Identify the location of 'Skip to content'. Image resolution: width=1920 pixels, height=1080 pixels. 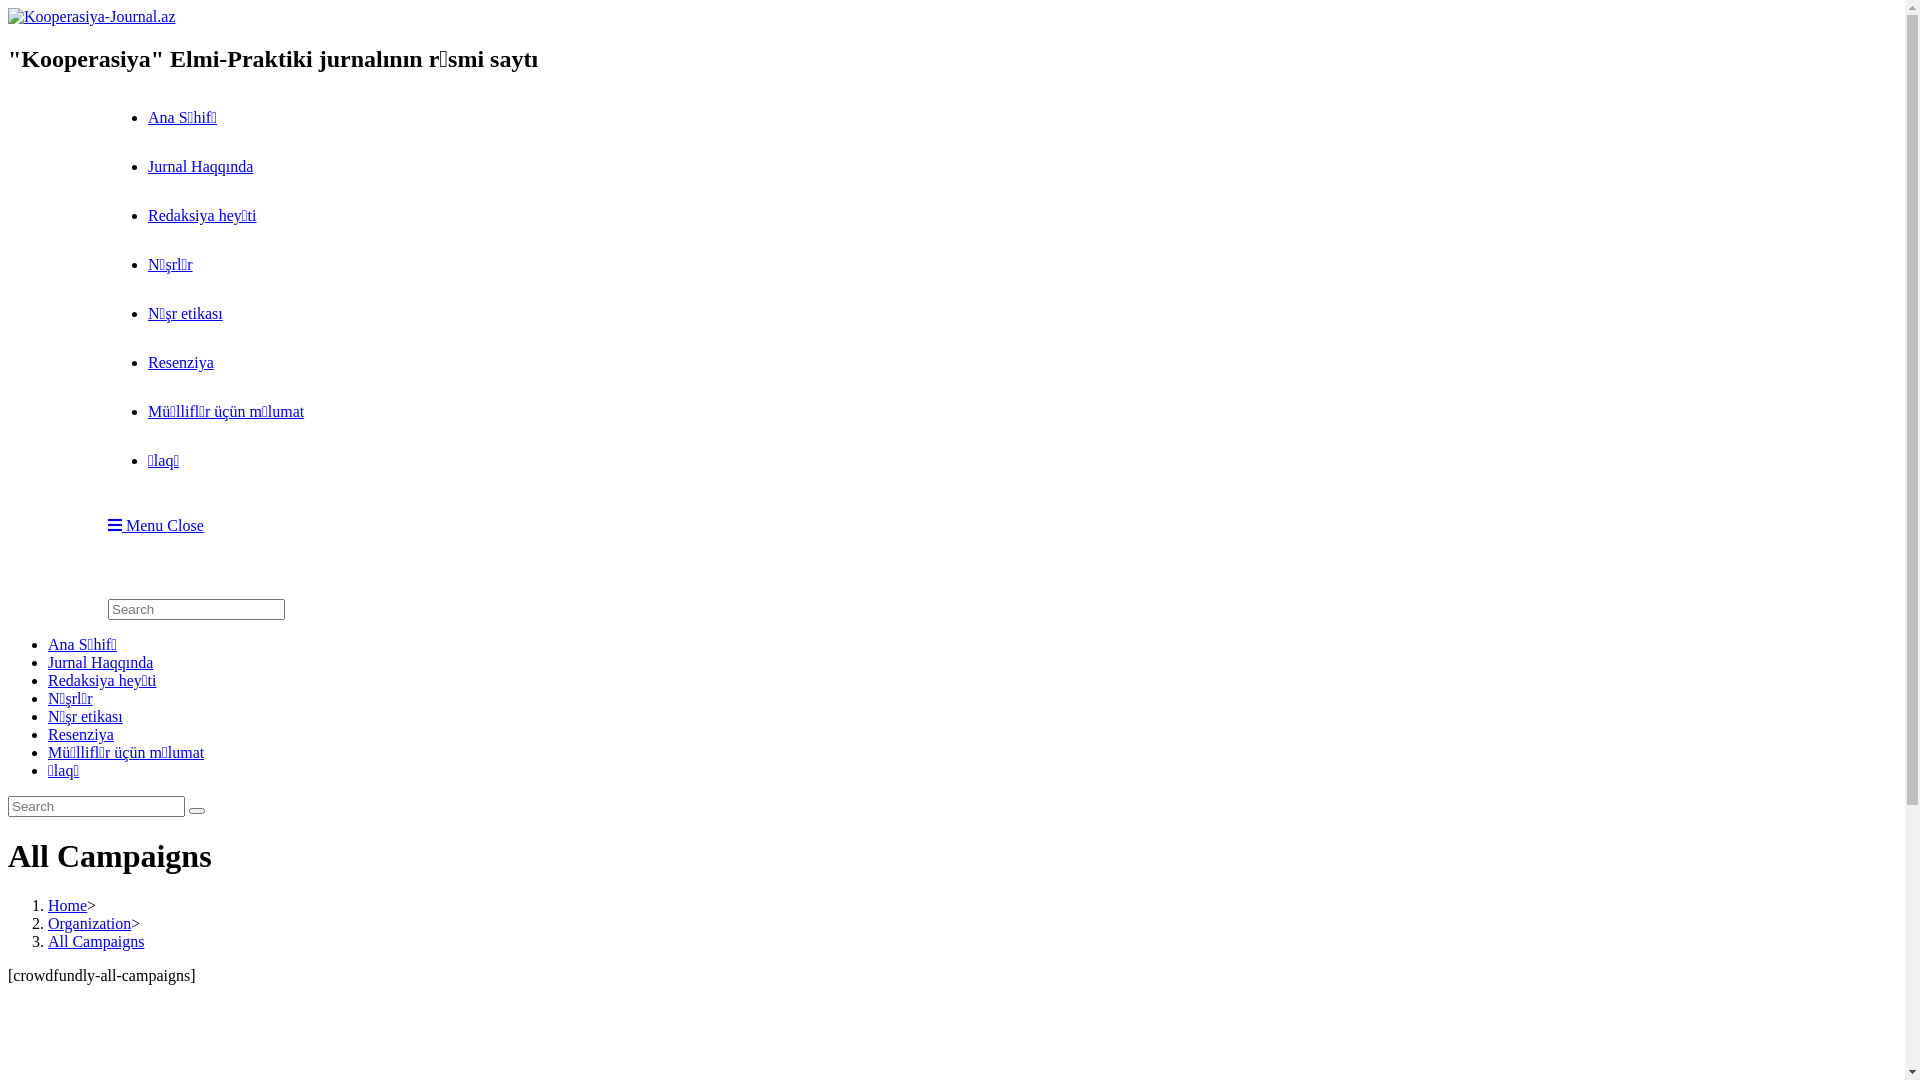
(7, 7).